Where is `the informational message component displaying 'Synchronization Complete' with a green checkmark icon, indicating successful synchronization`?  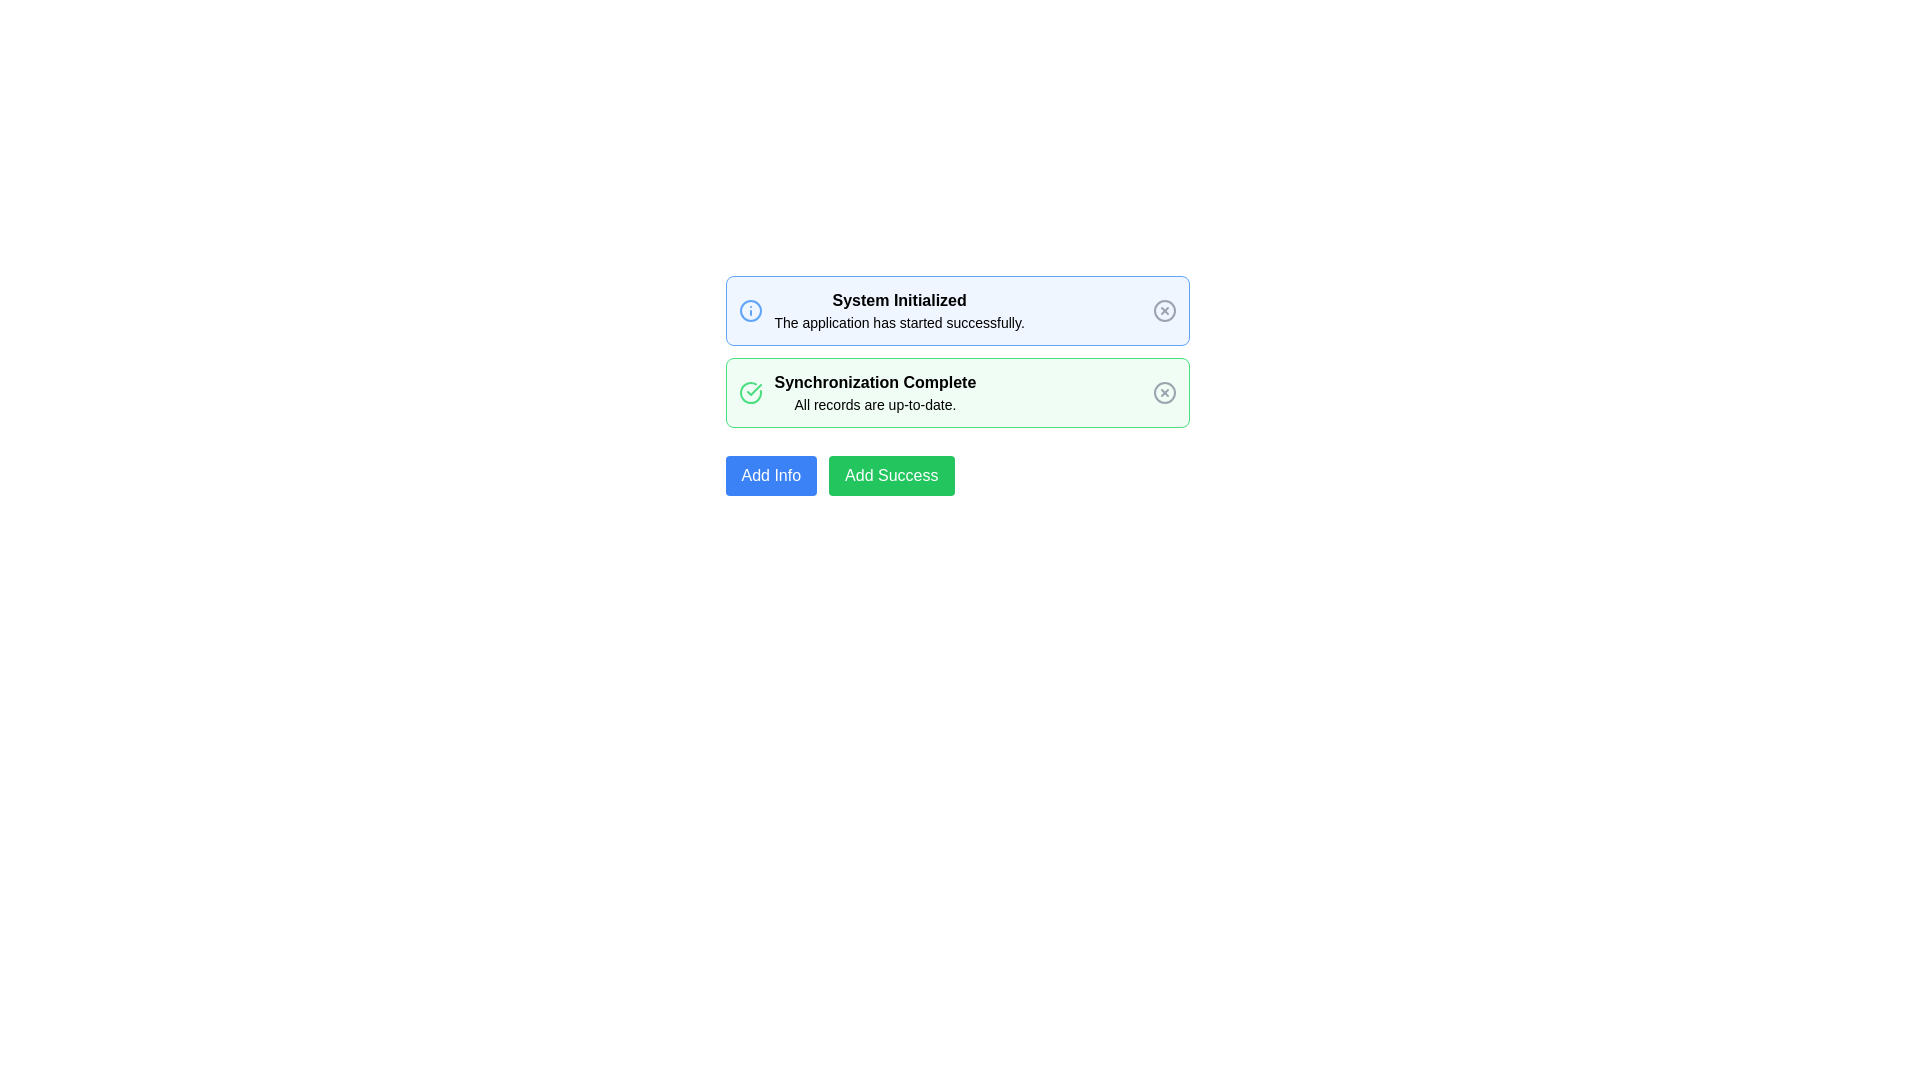 the informational message component displaying 'Synchronization Complete' with a green checkmark icon, indicating successful synchronization is located at coordinates (857, 393).